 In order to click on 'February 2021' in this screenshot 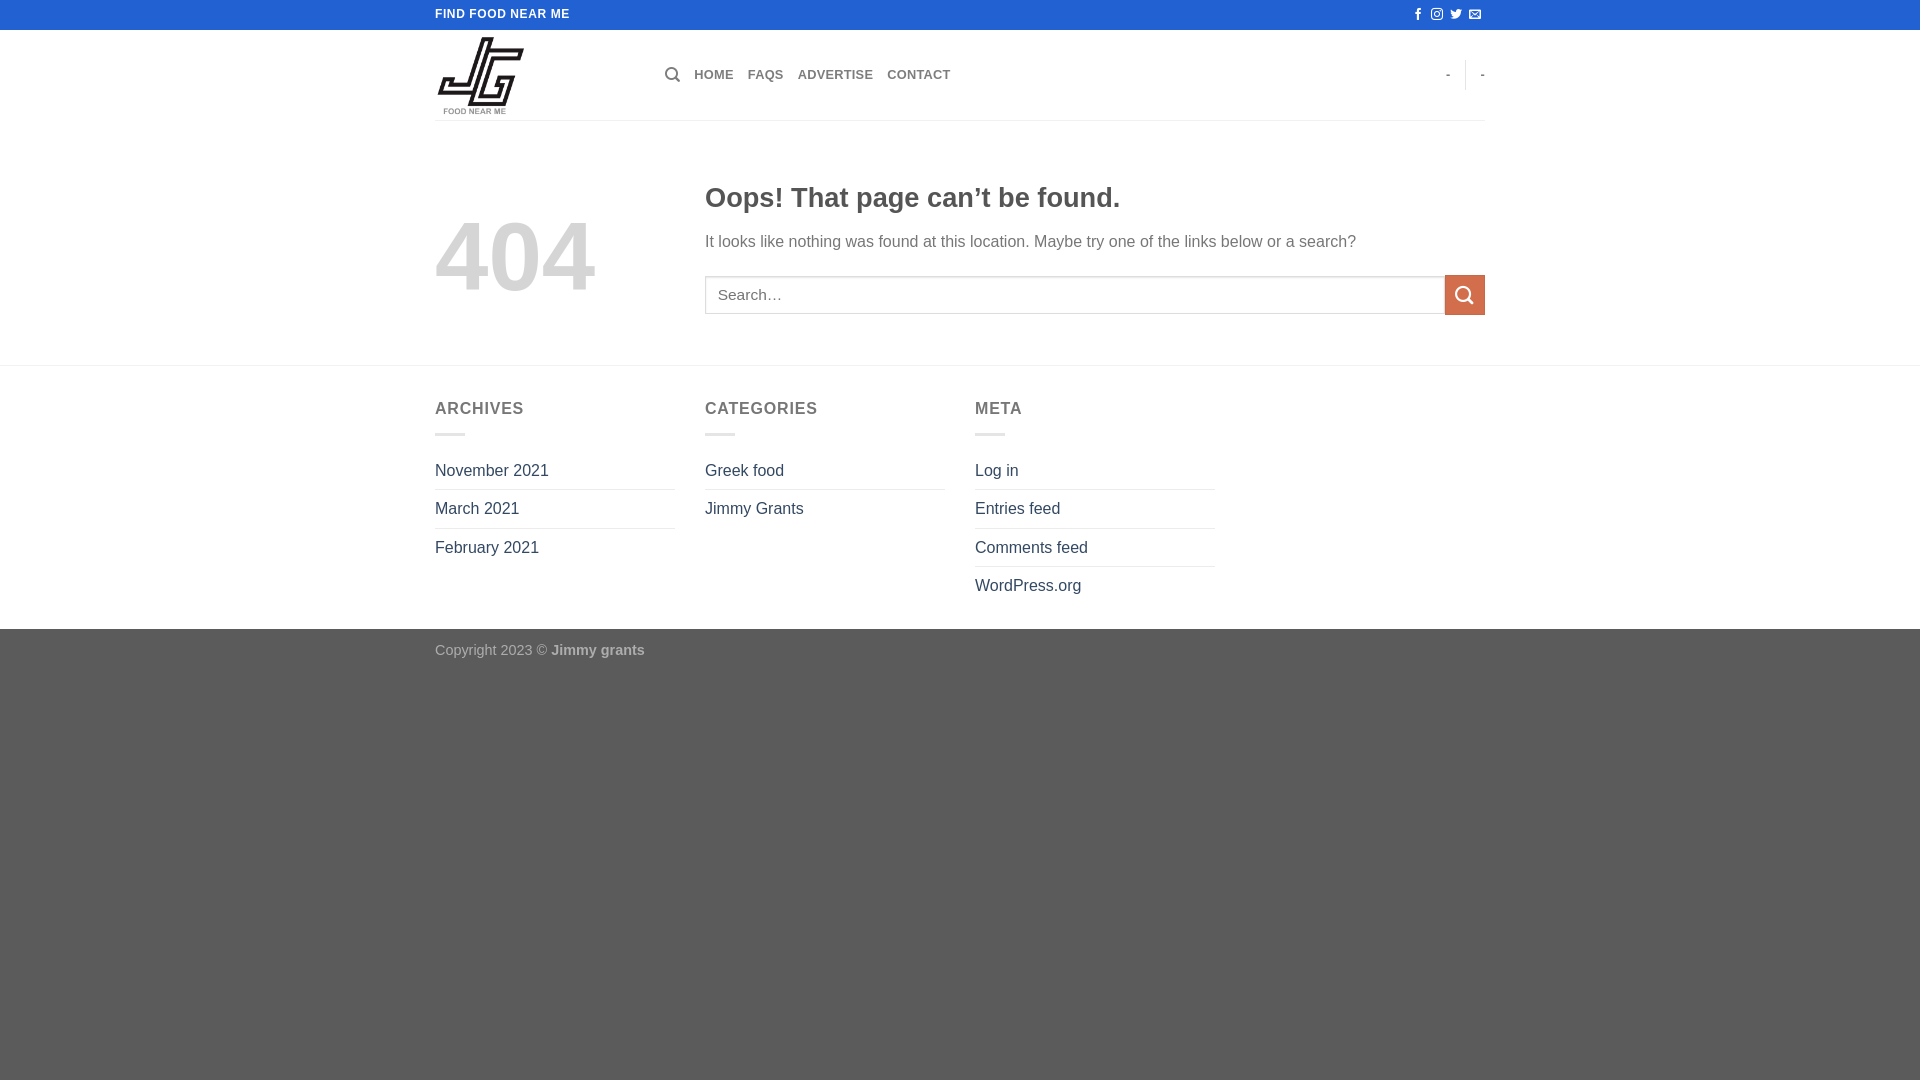, I will do `click(434, 547)`.